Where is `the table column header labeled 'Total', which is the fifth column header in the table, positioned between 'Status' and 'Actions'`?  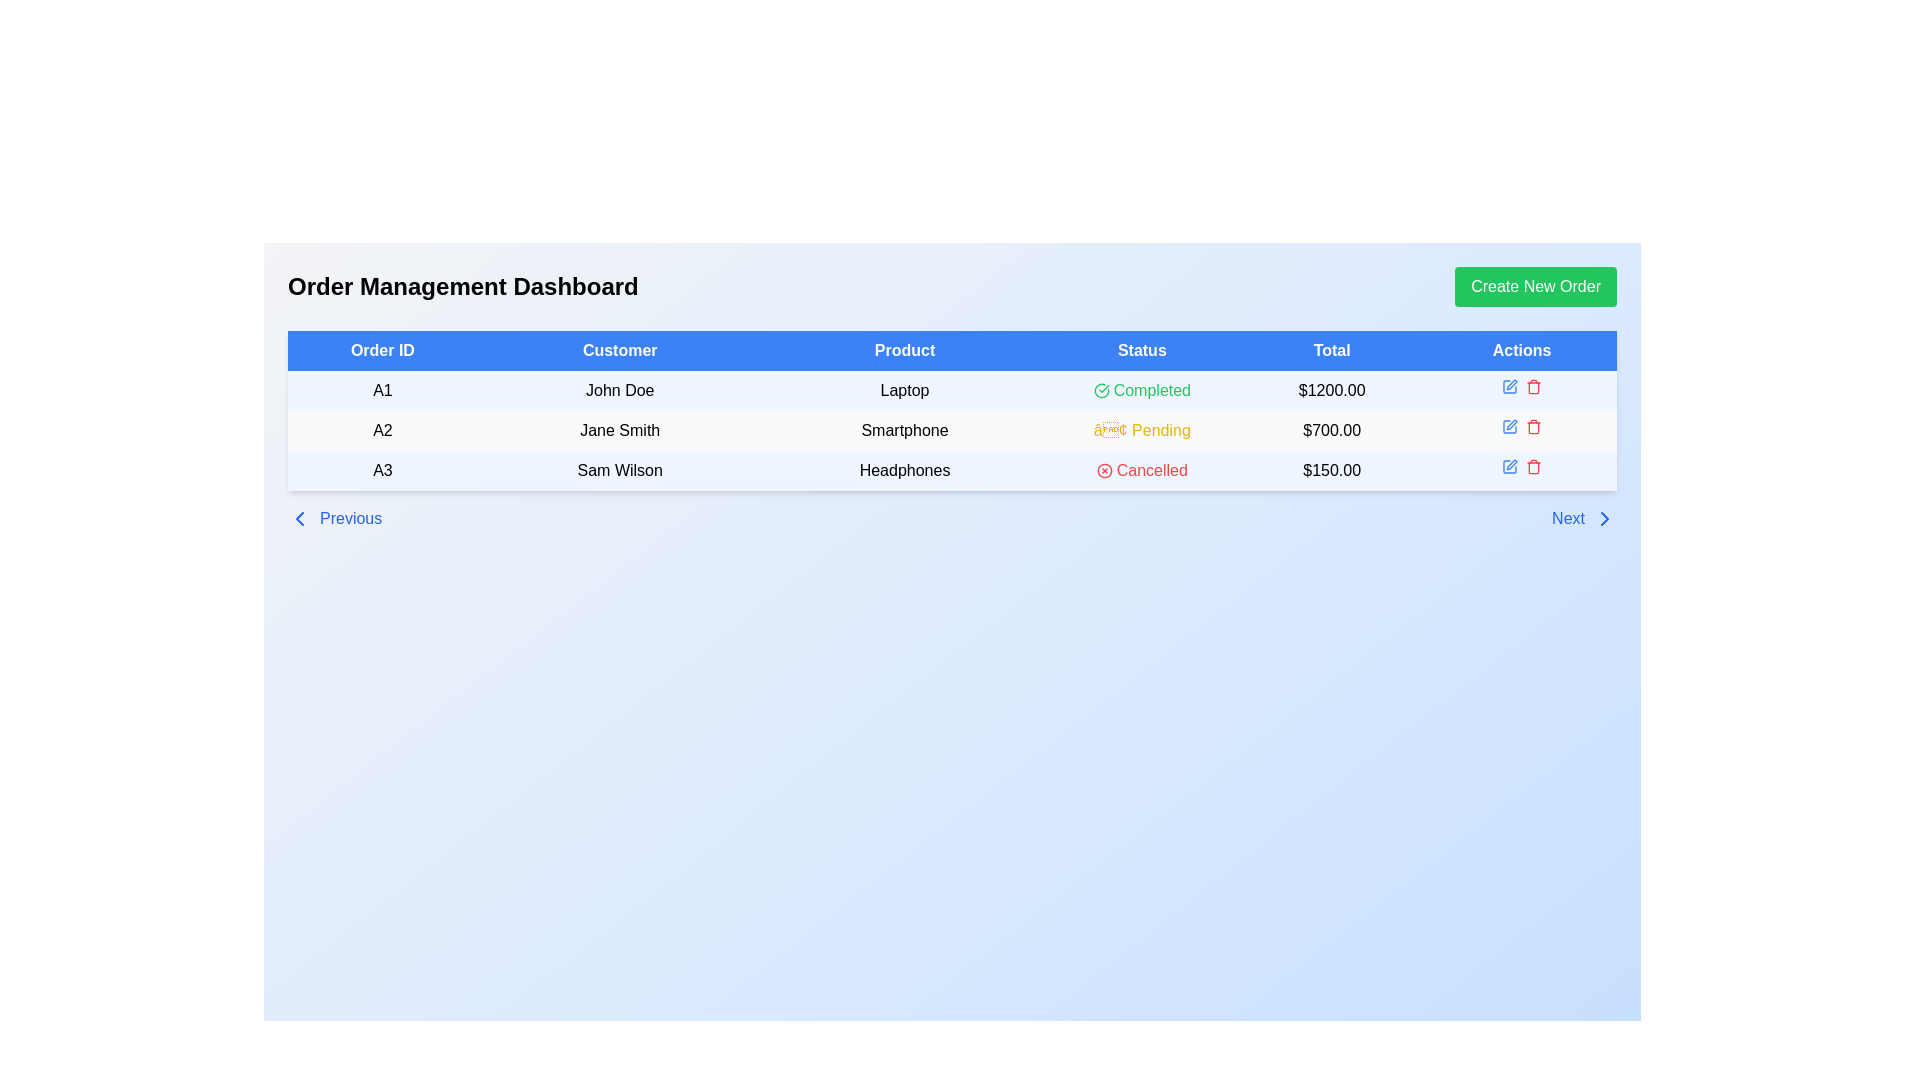 the table column header labeled 'Total', which is the fifth column header in the table, positioned between 'Status' and 'Actions' is located at coordinates (1332, 350).